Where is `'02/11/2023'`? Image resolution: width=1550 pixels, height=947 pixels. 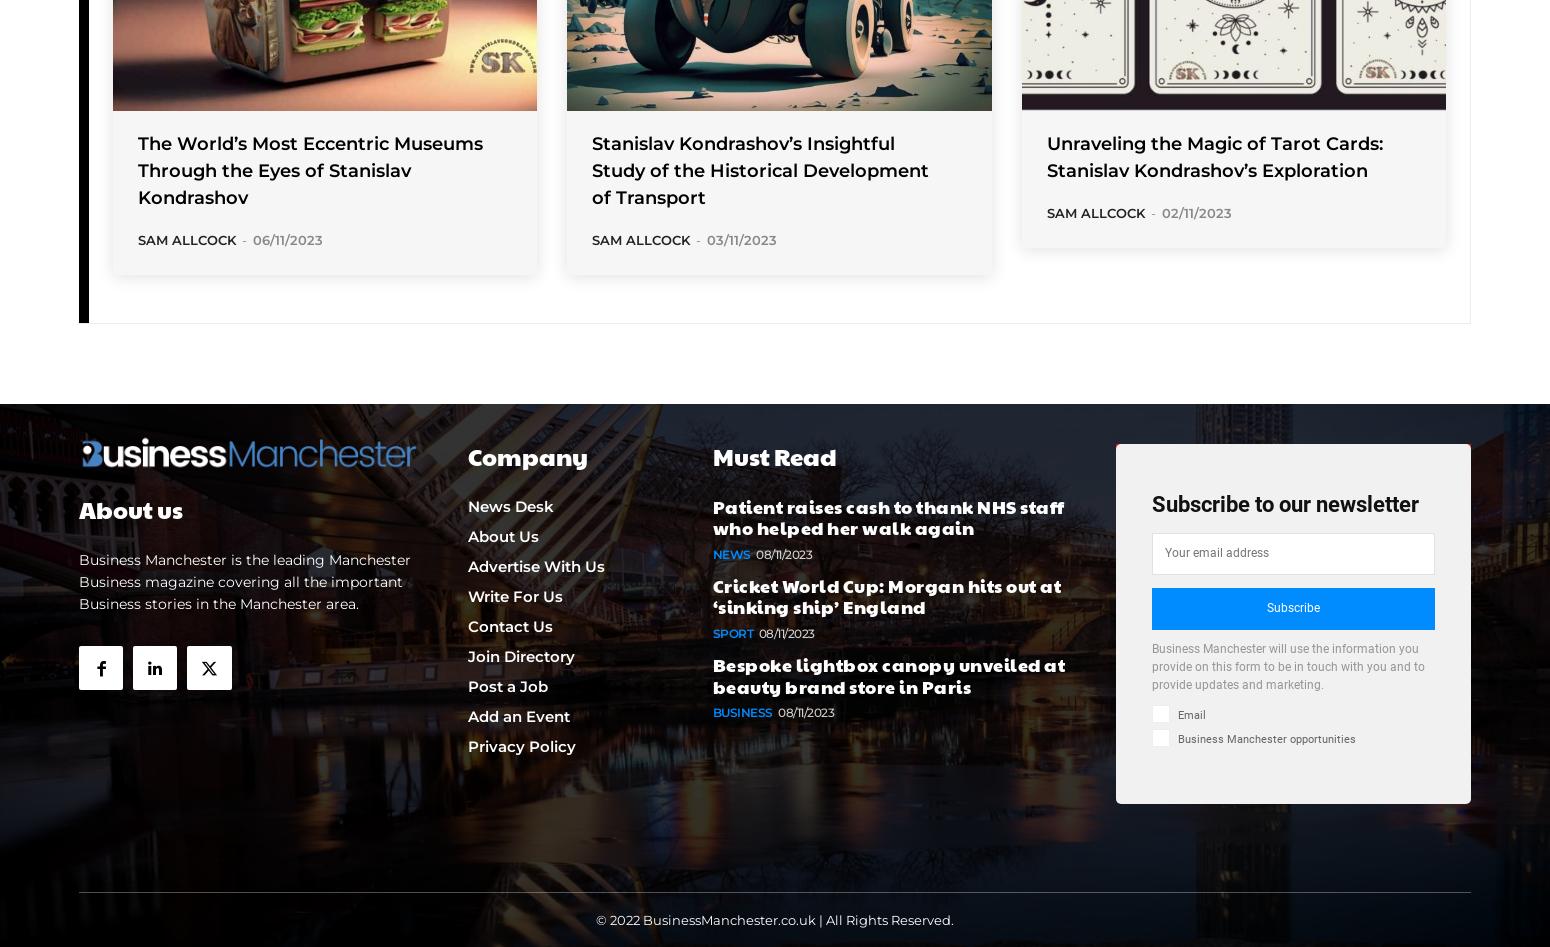 '02/11/2023' is located at coordinates (1195, 212).